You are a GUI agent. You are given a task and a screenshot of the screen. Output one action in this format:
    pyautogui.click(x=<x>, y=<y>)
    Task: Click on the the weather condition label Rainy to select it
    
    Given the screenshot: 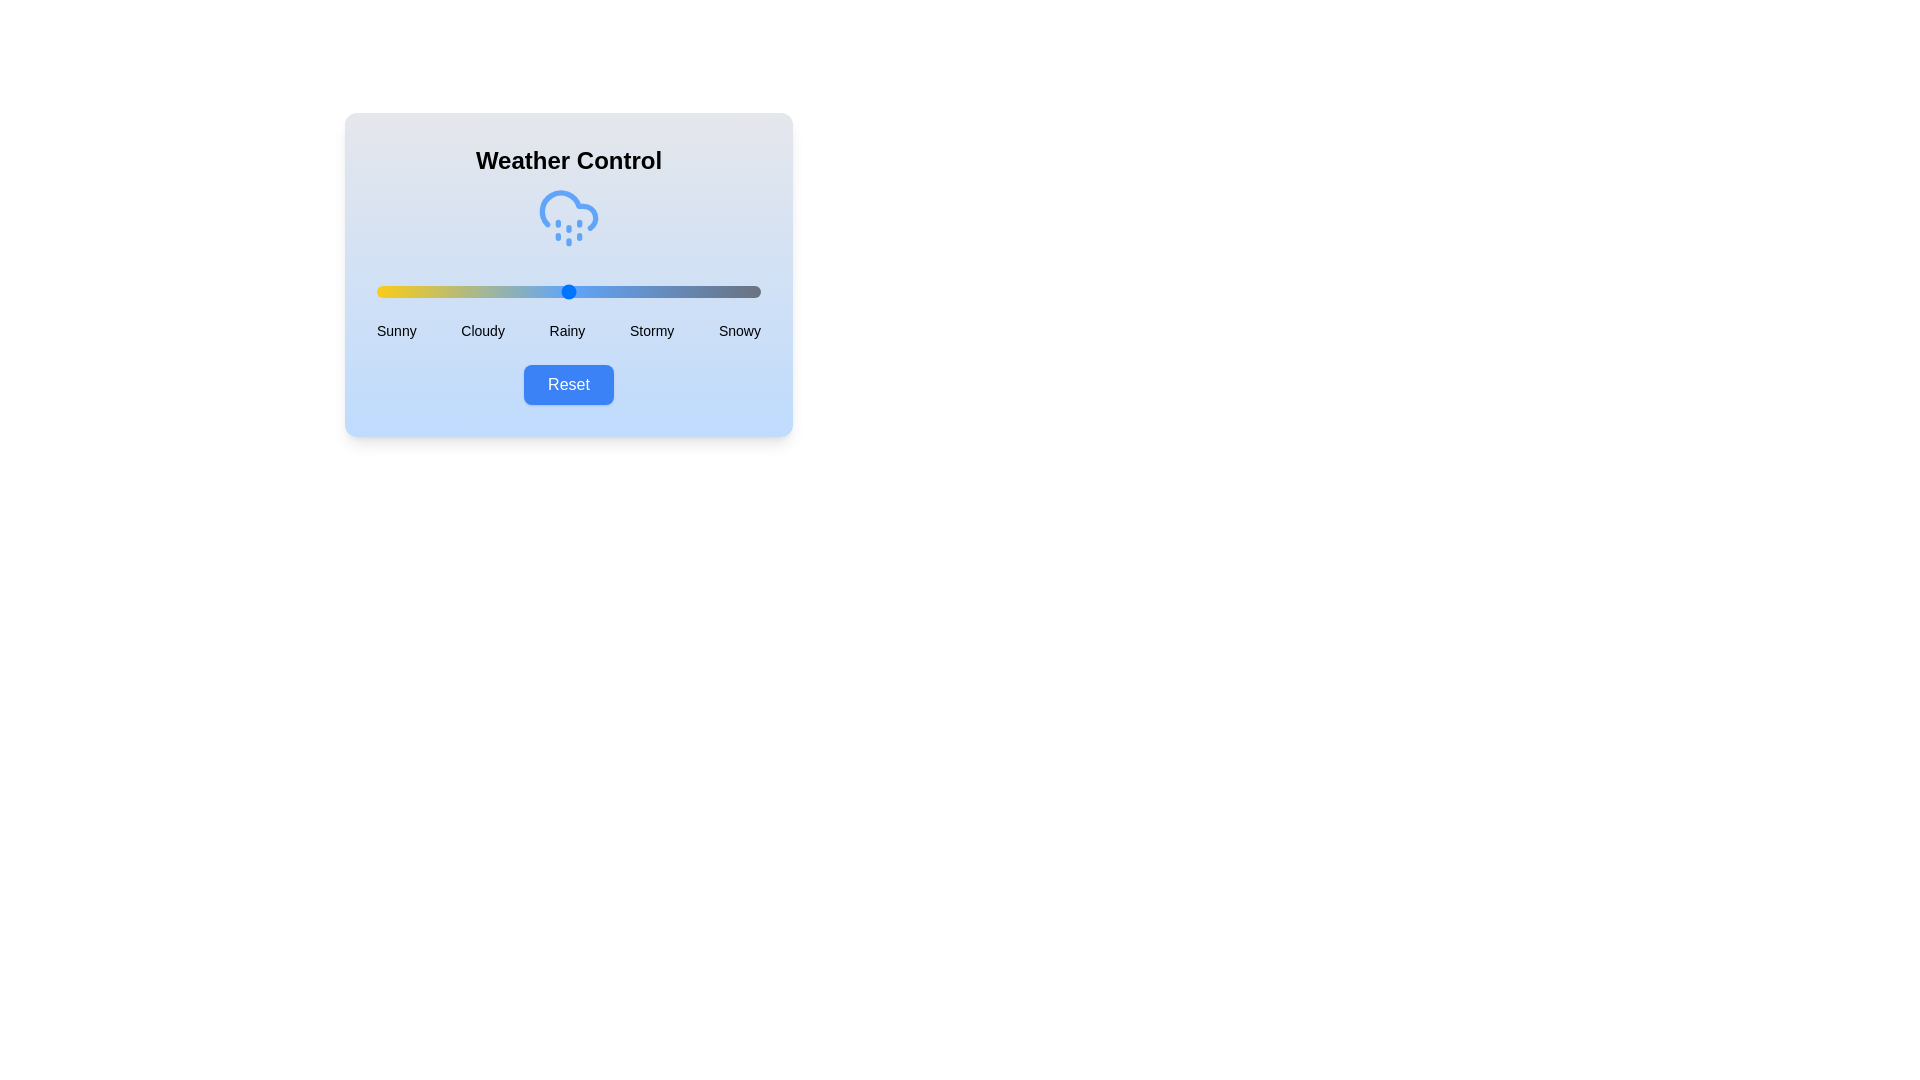 What is the action you would take?
    pyautogui.click(x=565, y=330)
    